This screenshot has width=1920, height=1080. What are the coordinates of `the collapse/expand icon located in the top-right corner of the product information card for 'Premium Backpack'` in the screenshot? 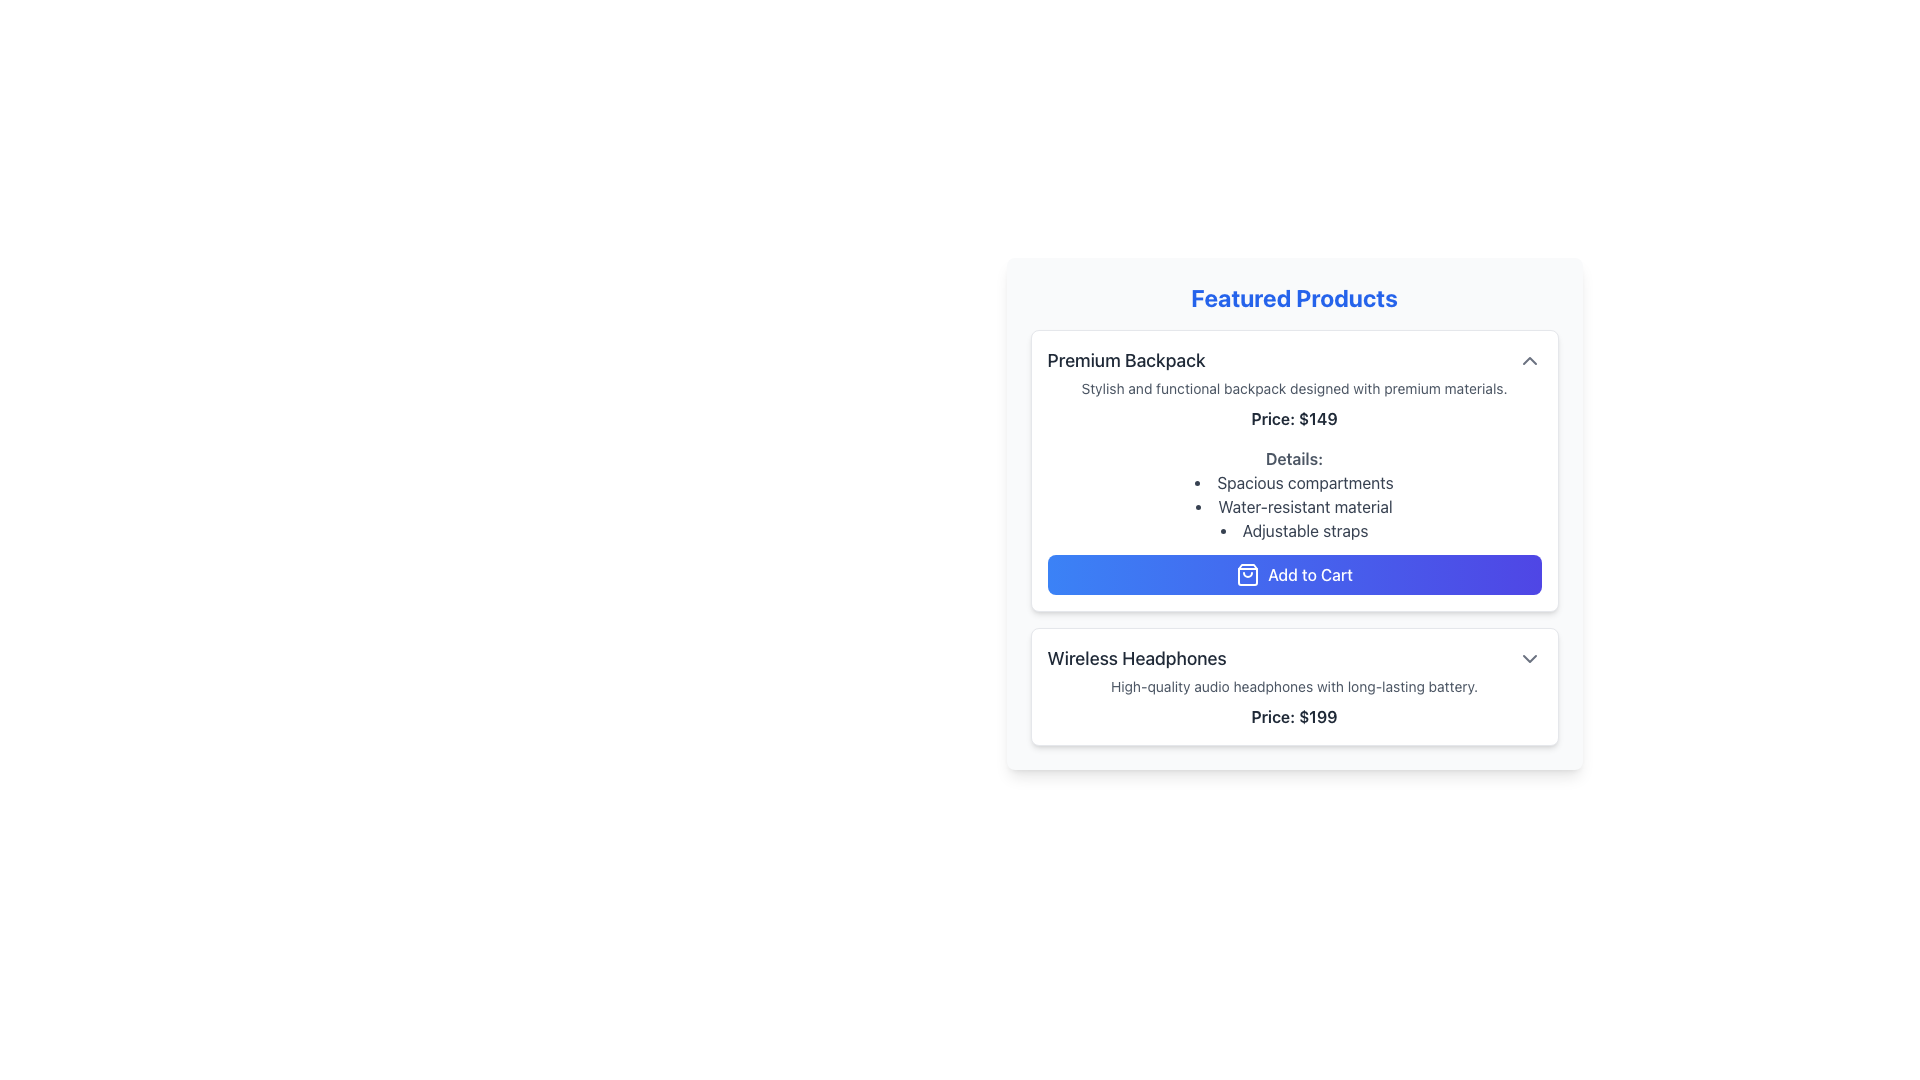 It's located at (1528, 361).